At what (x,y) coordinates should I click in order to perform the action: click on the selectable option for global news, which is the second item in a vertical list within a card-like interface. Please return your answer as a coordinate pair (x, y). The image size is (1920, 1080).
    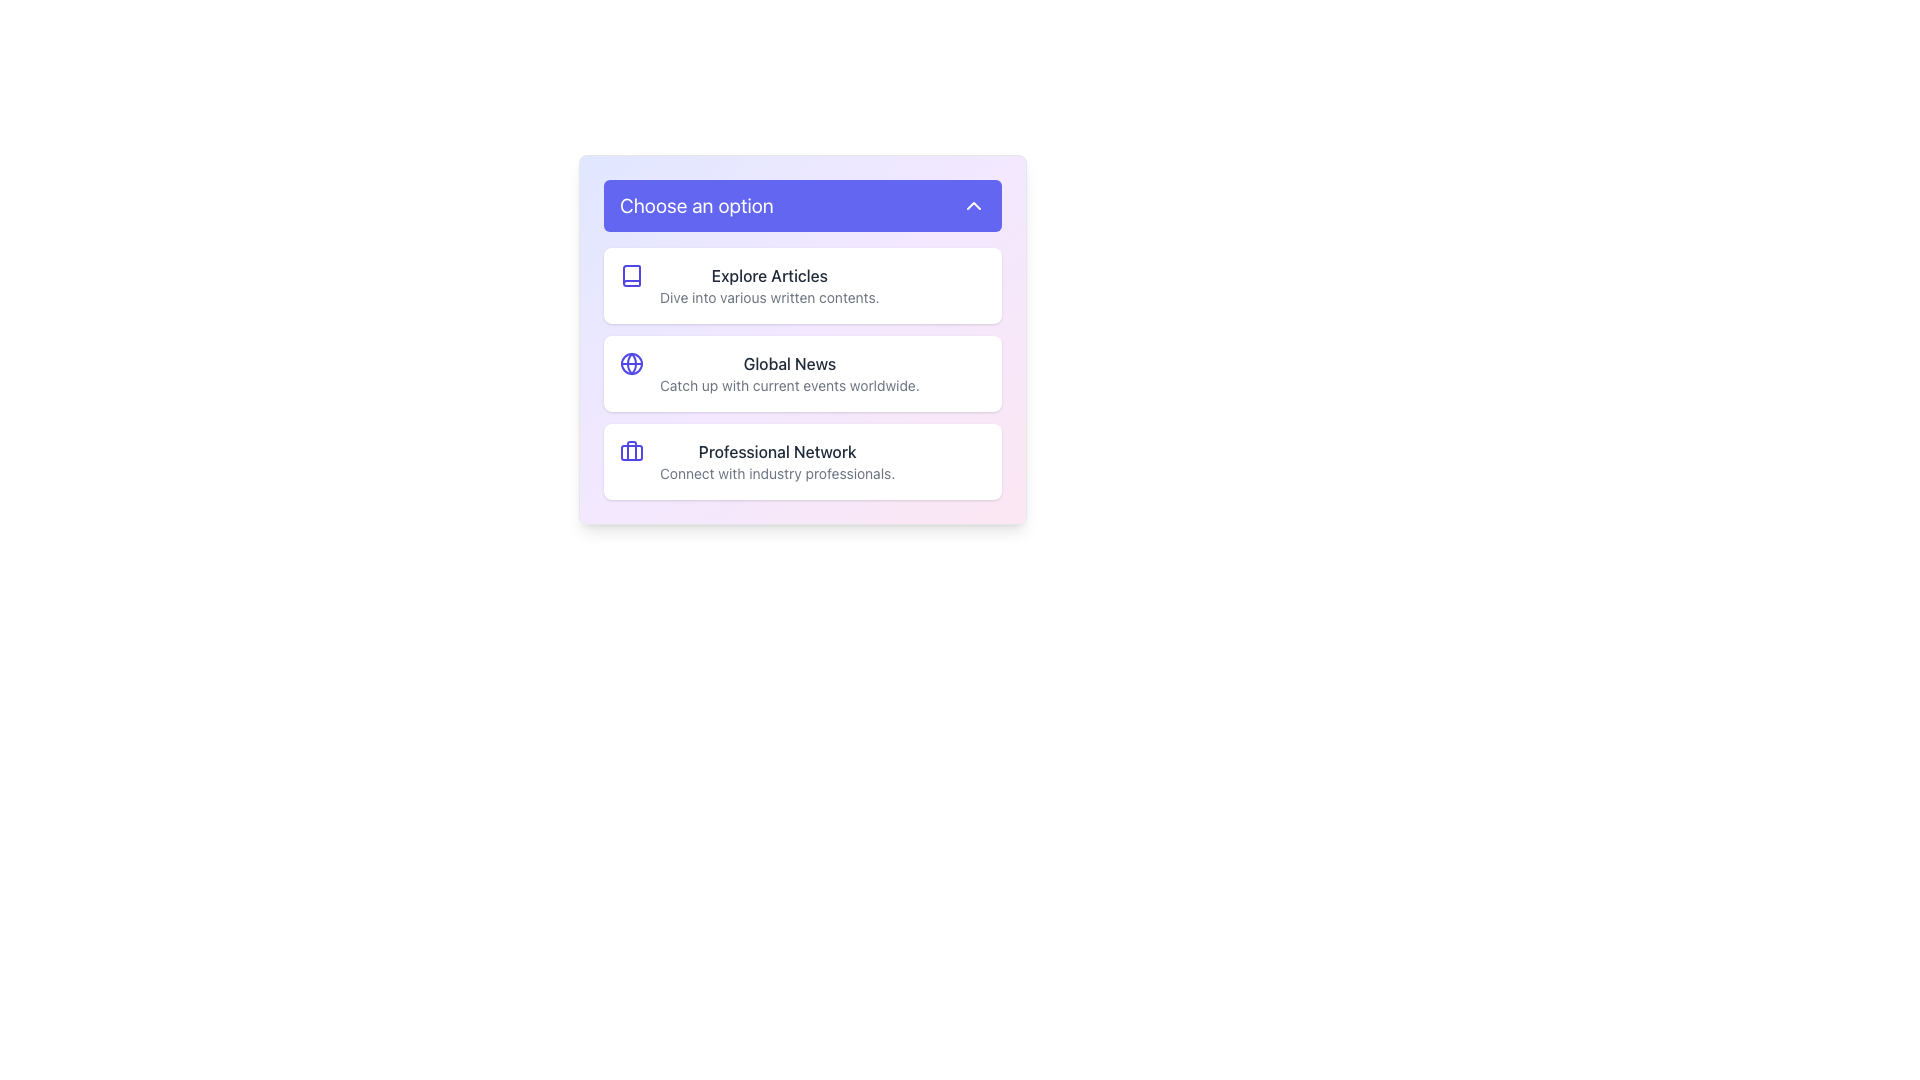
    Looking at the image, I should click on (788, 374).